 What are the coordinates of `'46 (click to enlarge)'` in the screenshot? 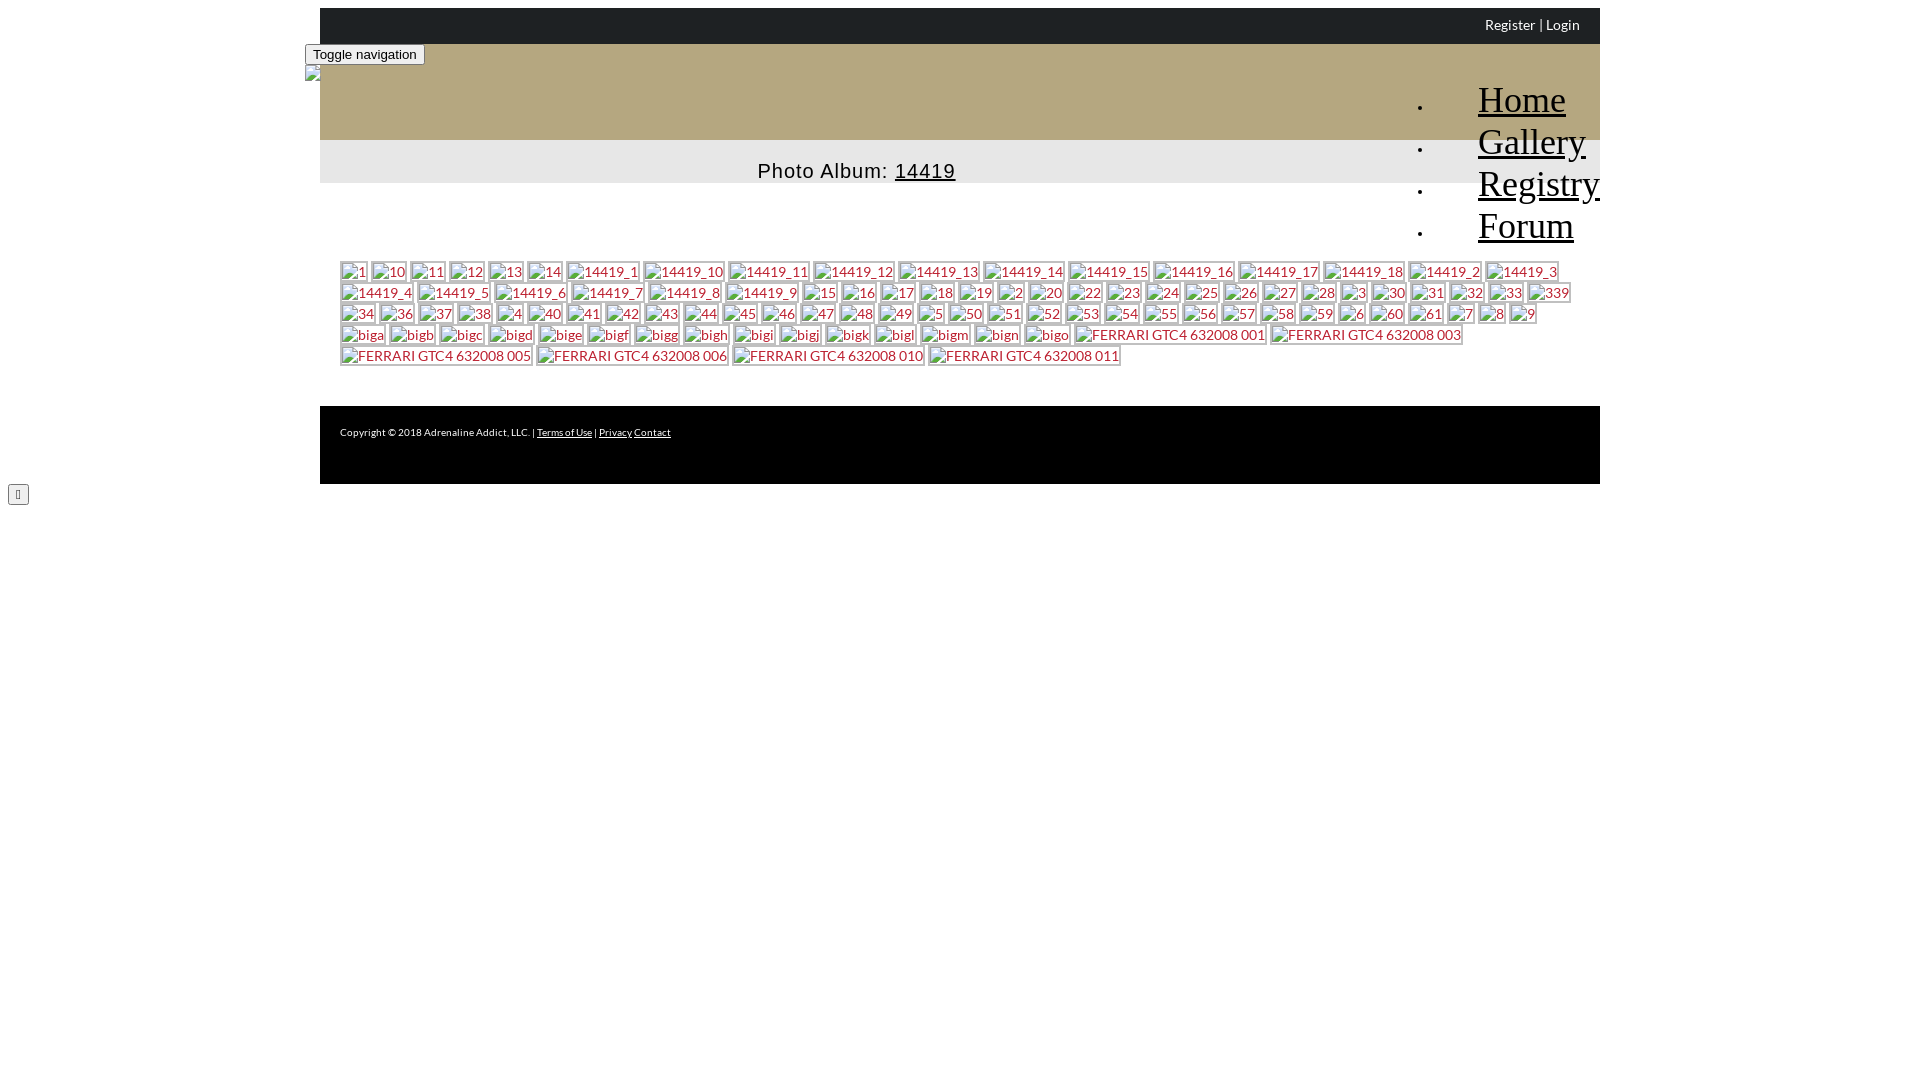 It's located at (777, 313).